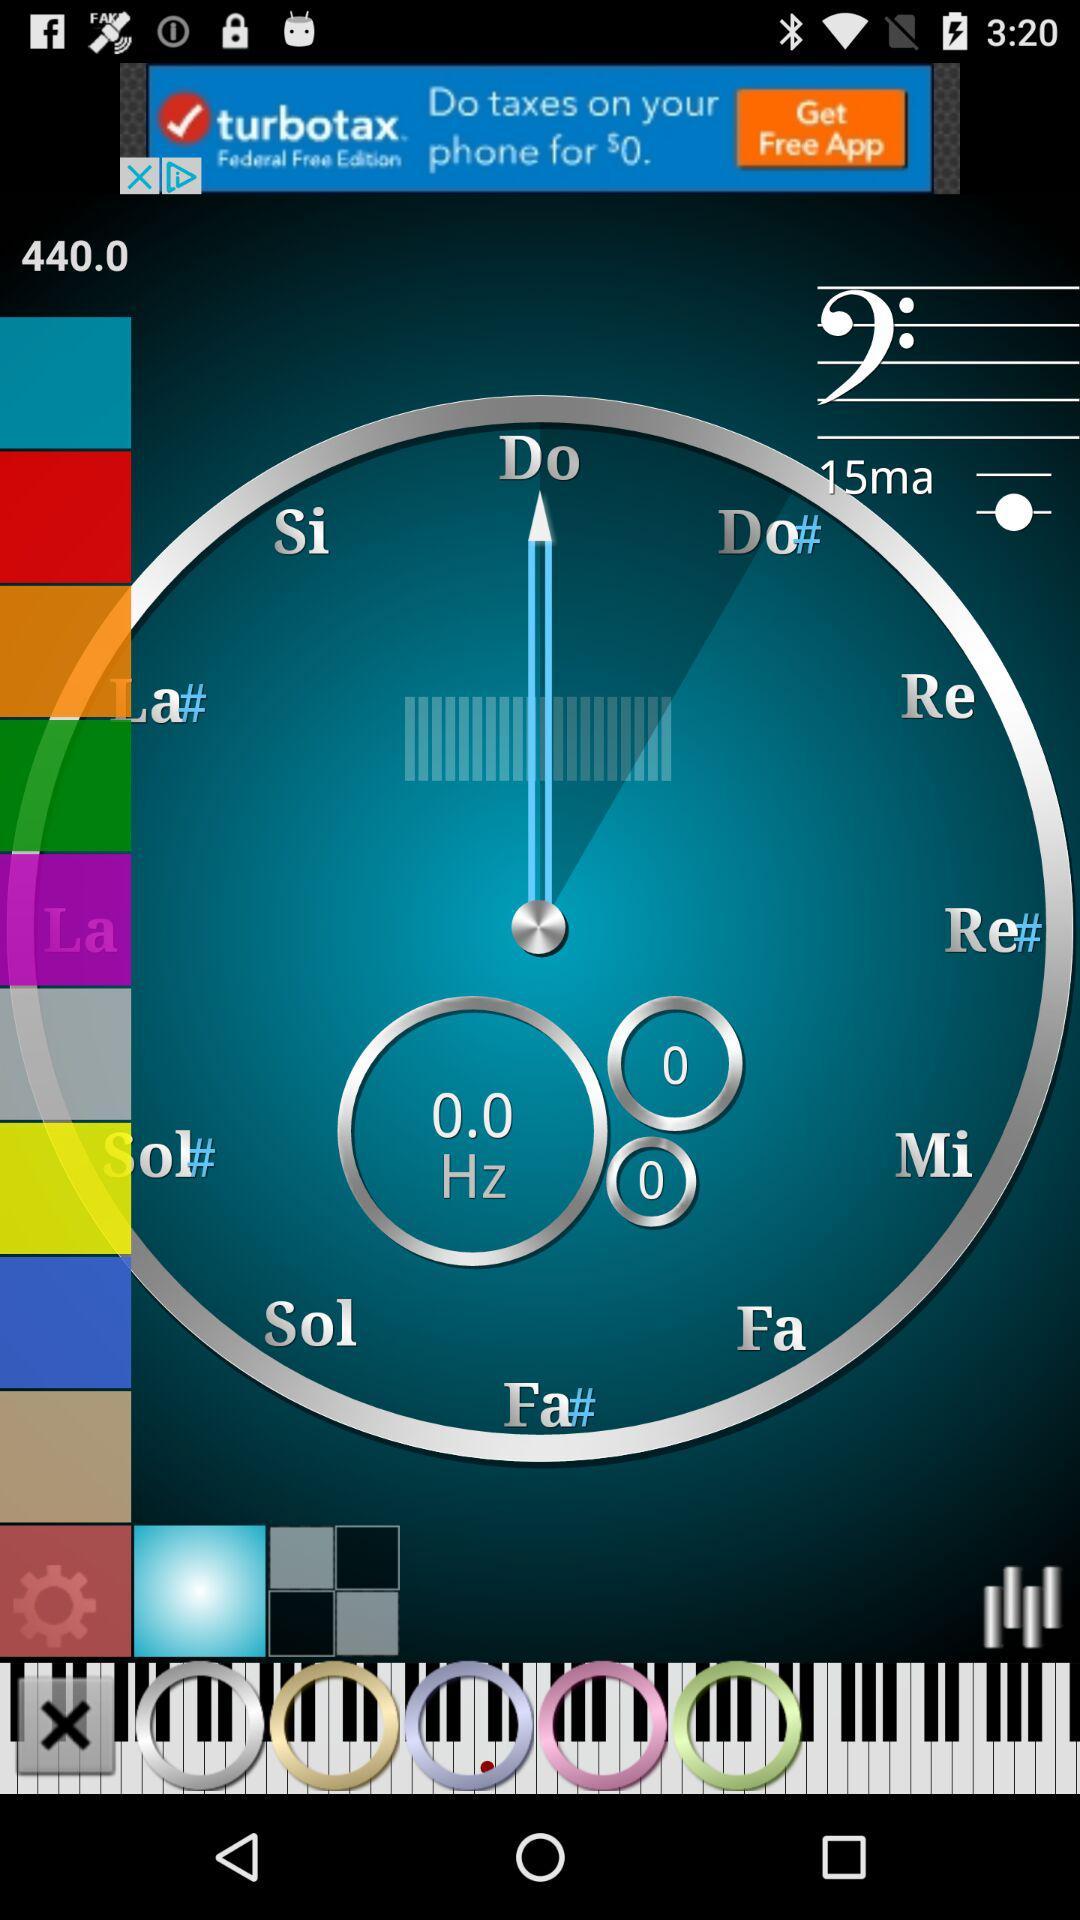  Describe the element at coordinates (64, 1053) in the screenshot. I see `change background color to grey` at that location.